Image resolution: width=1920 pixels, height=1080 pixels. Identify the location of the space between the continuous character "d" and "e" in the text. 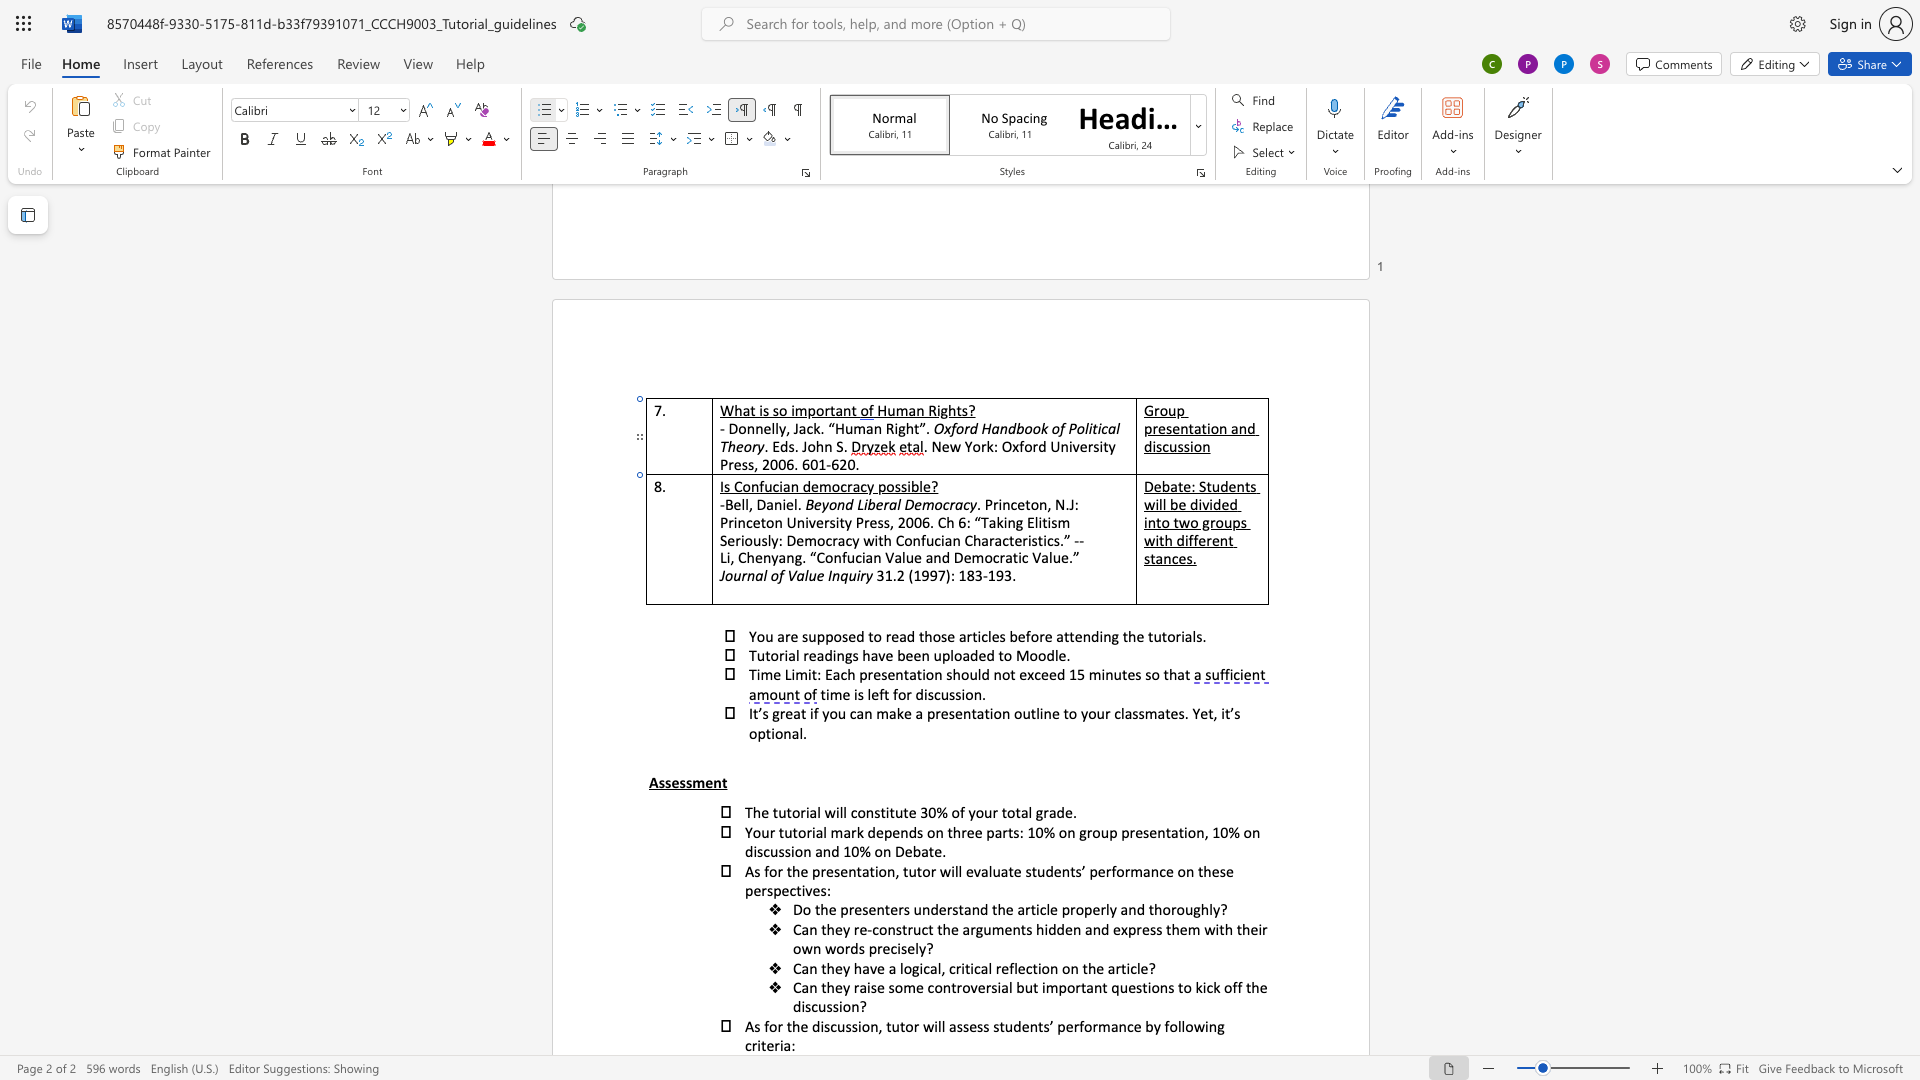
(1021, 1026).